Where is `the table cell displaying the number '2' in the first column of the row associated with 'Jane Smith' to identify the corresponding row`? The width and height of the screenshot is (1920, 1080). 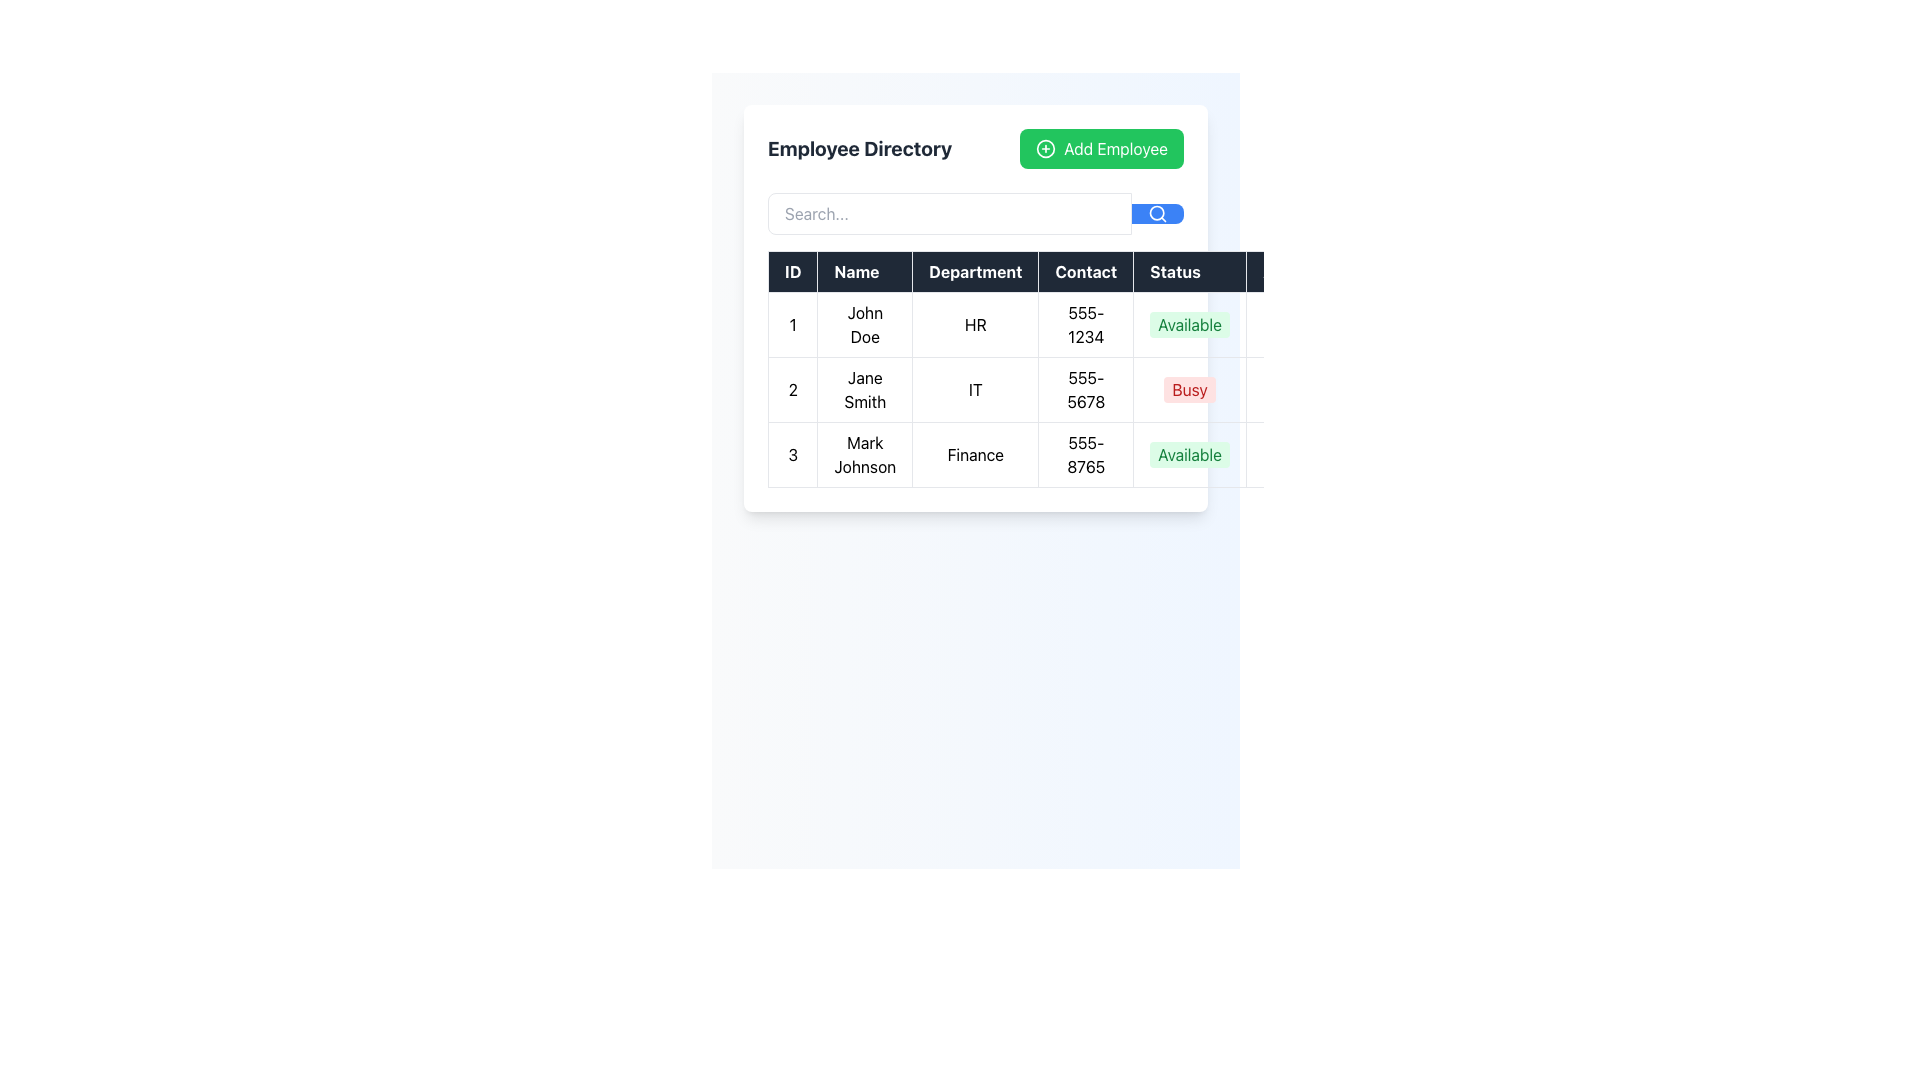 the table cell displaying the number '2' in the first column of the row associated with 'Jane Smith' to identify the corresponding row is located at coordinates (792, 389).